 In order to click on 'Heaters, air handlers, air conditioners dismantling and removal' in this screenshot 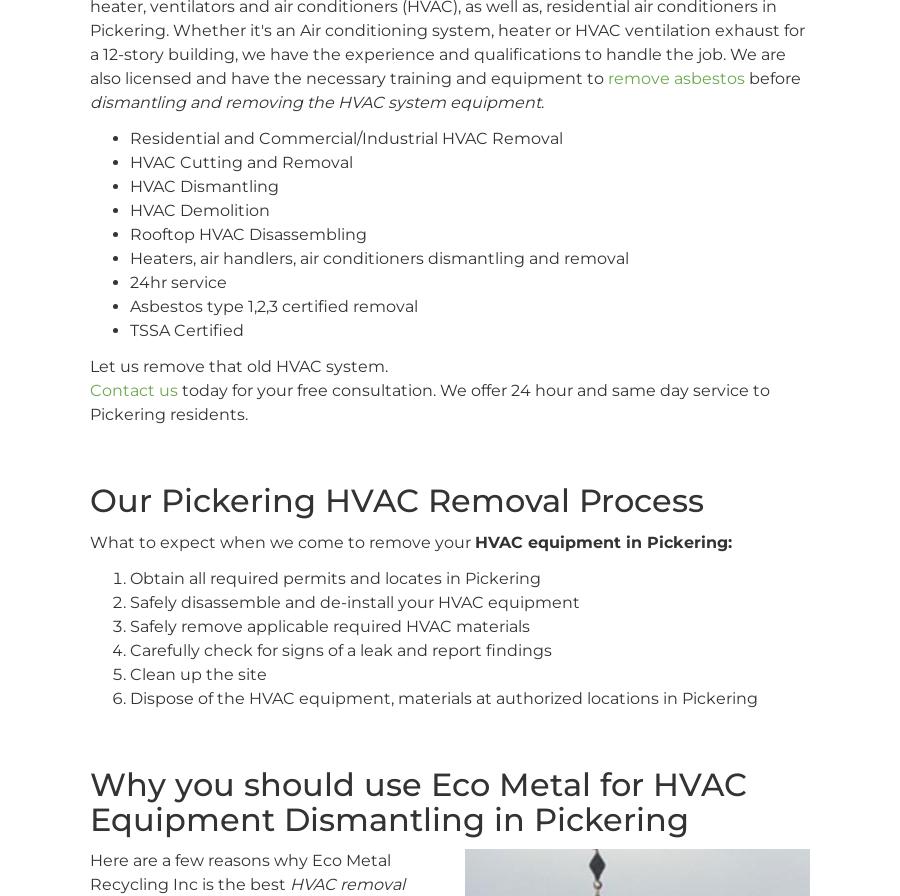, I will do `click(129, 258)`.